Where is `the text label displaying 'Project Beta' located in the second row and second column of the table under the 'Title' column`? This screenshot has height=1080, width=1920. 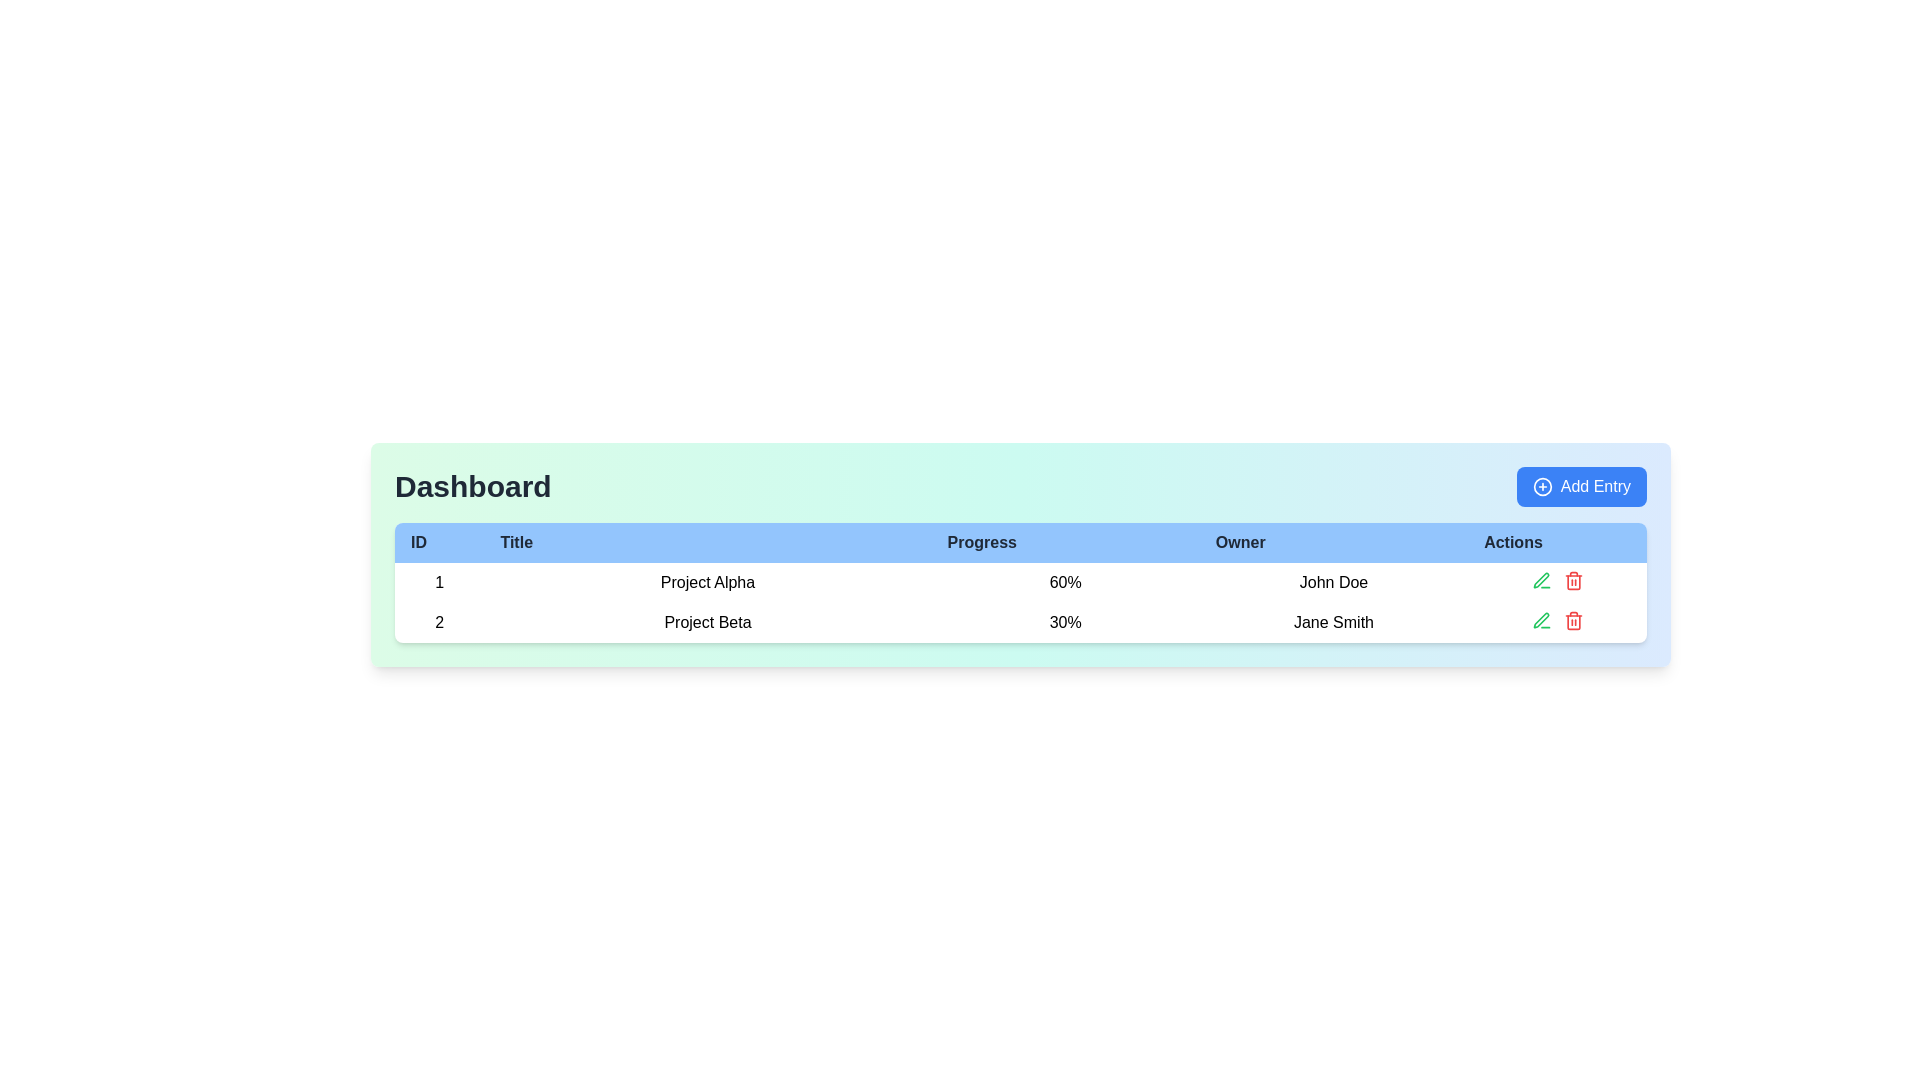
the text label displaying 'Project Beta' located in the second row and second column of the table under the 'Title' column is located at coordinates (707, 622).